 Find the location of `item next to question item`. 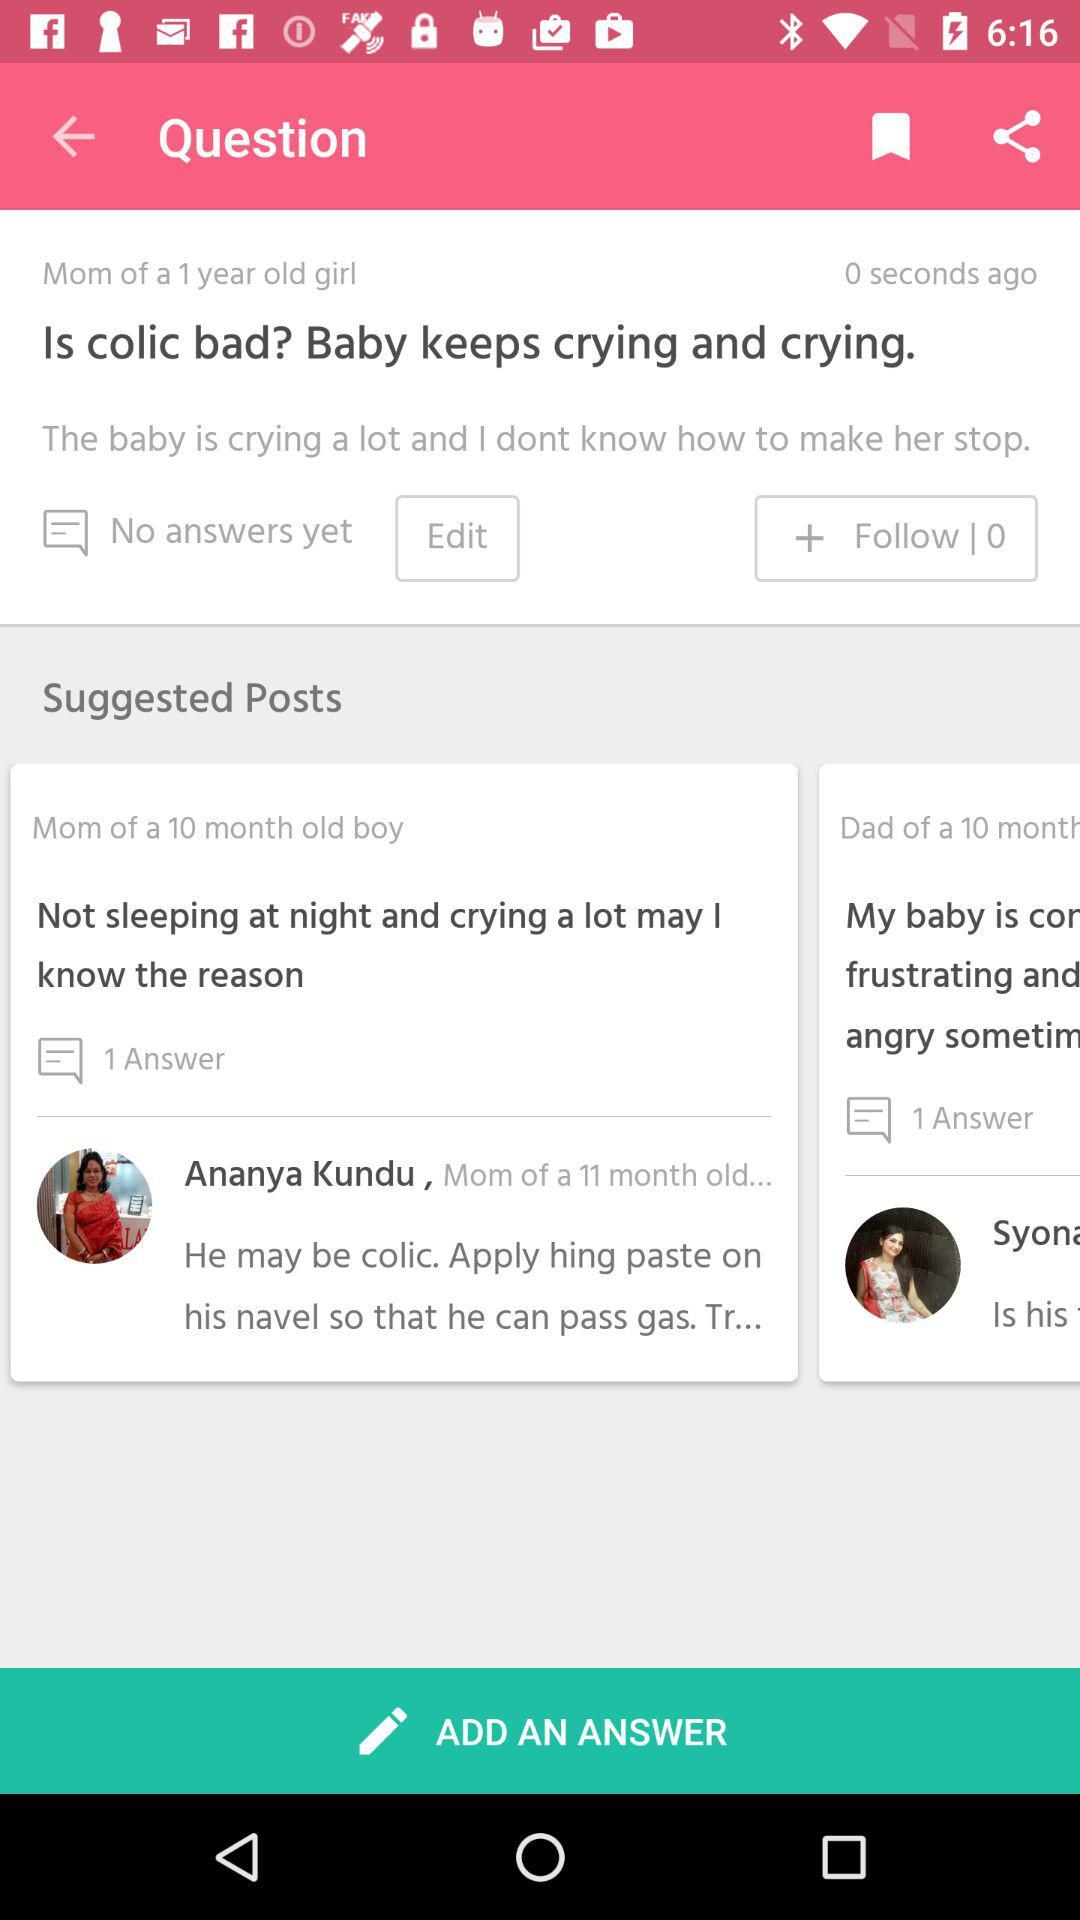

item next to question item is located at coordinates (72, 135).